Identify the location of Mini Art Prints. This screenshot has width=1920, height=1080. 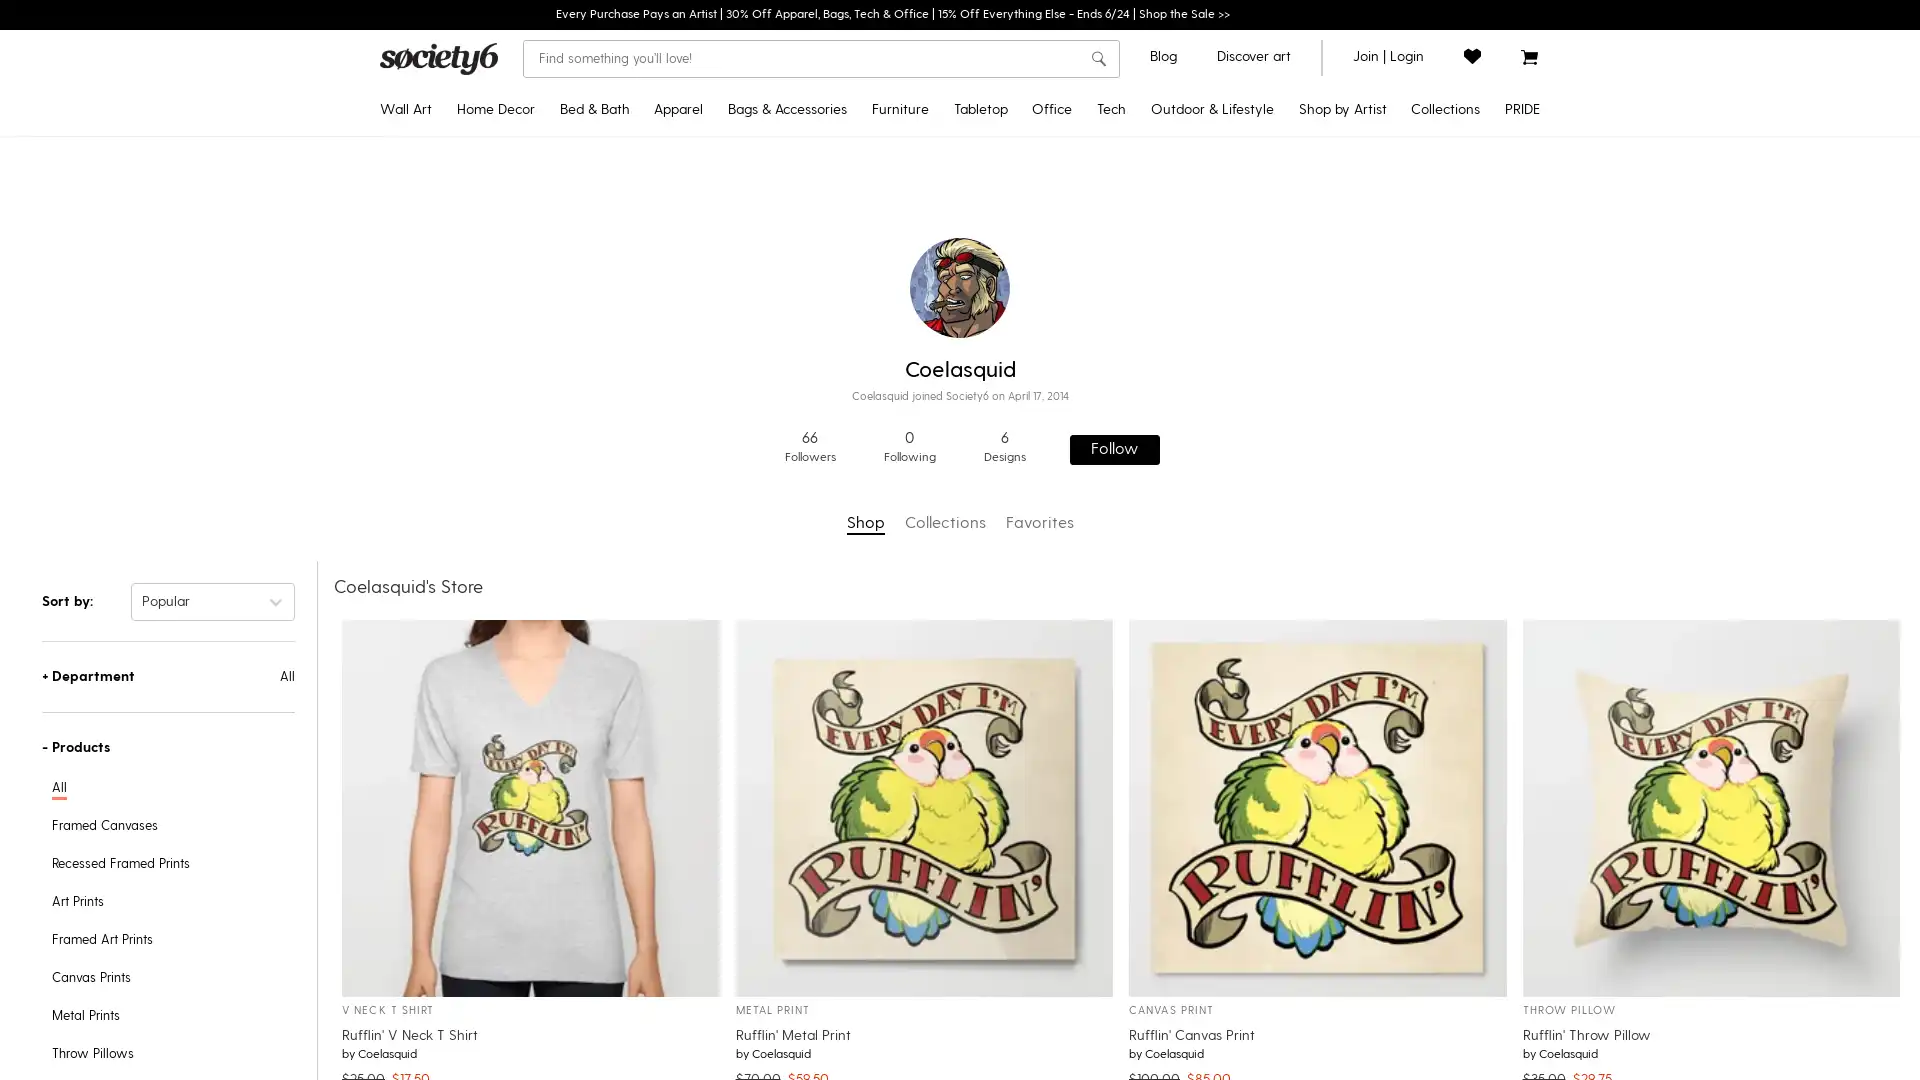
(470, 514).